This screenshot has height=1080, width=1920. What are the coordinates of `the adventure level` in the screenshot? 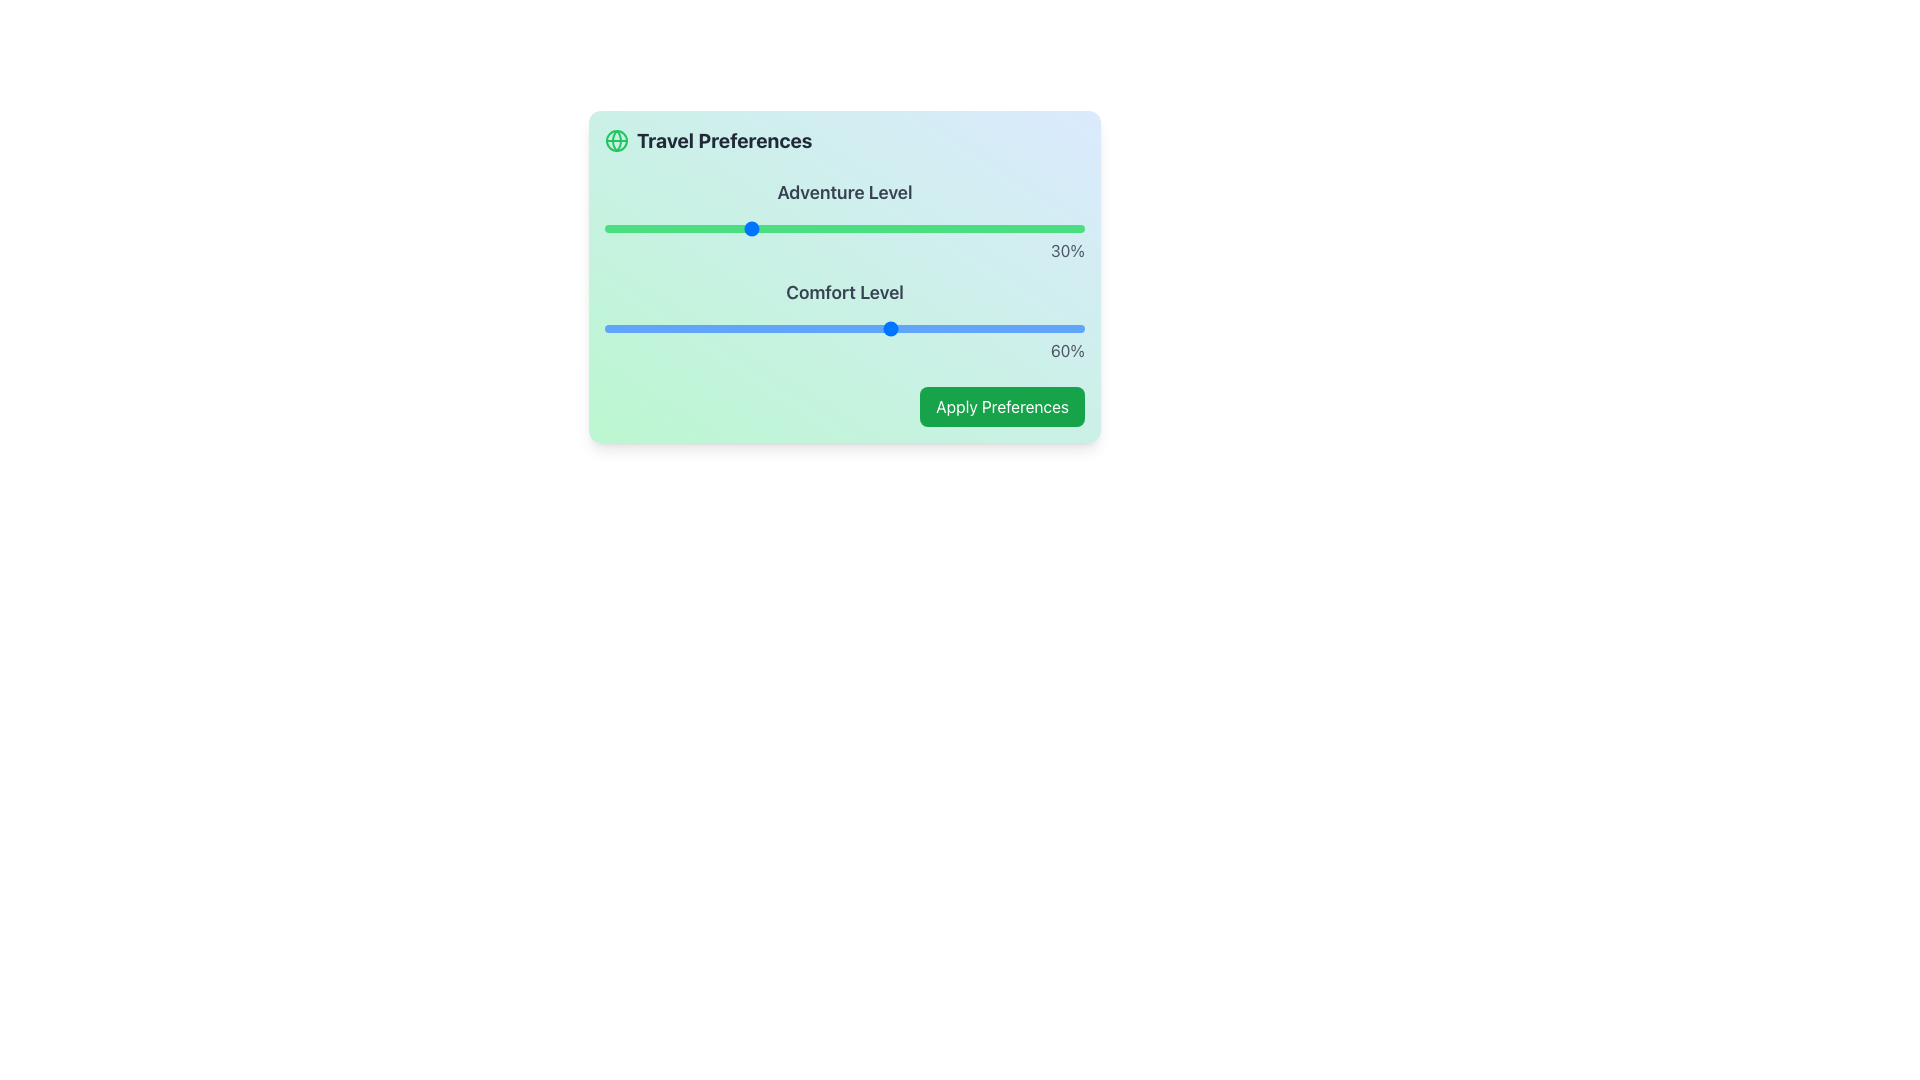 It's located at (896, 227).